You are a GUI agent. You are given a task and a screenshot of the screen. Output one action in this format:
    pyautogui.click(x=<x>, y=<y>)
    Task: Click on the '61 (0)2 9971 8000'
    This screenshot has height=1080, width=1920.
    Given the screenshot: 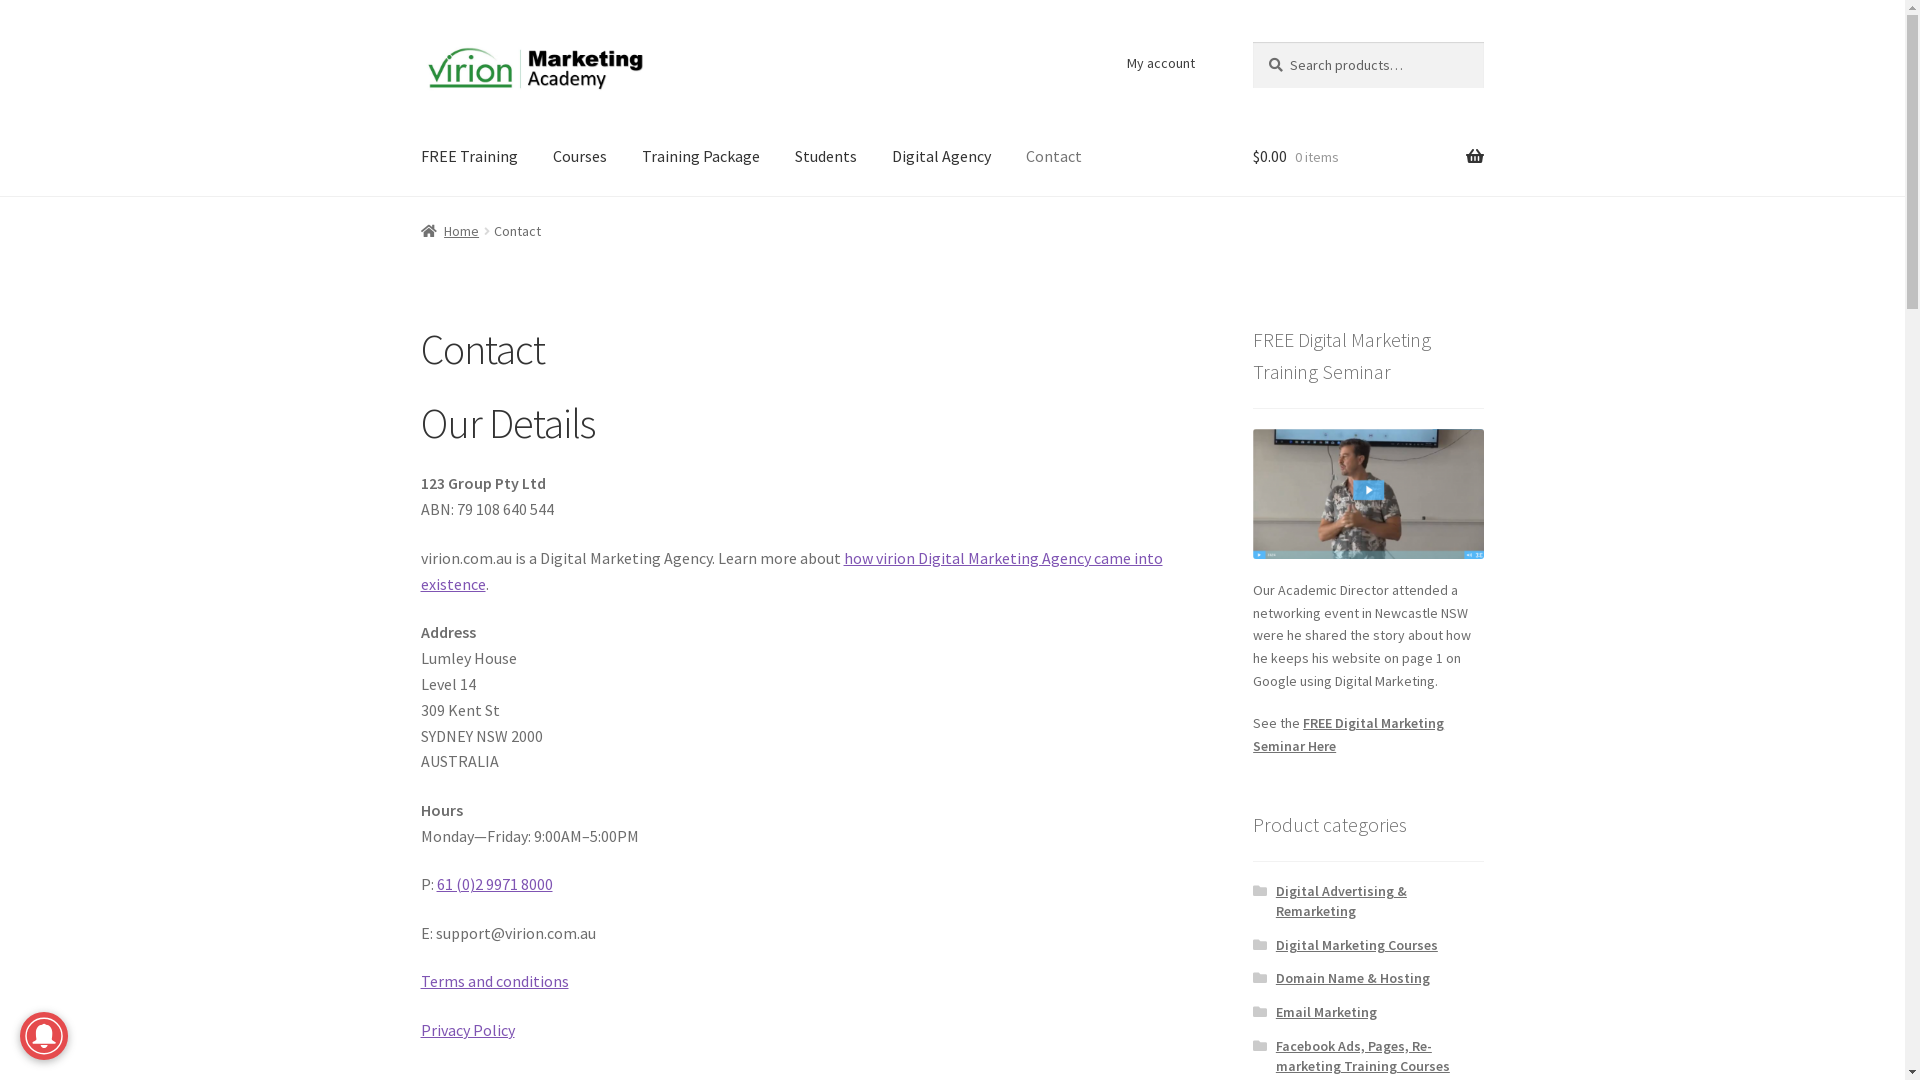 What is the action you would take?
    pyautogui.click(x=494, y=882)
    